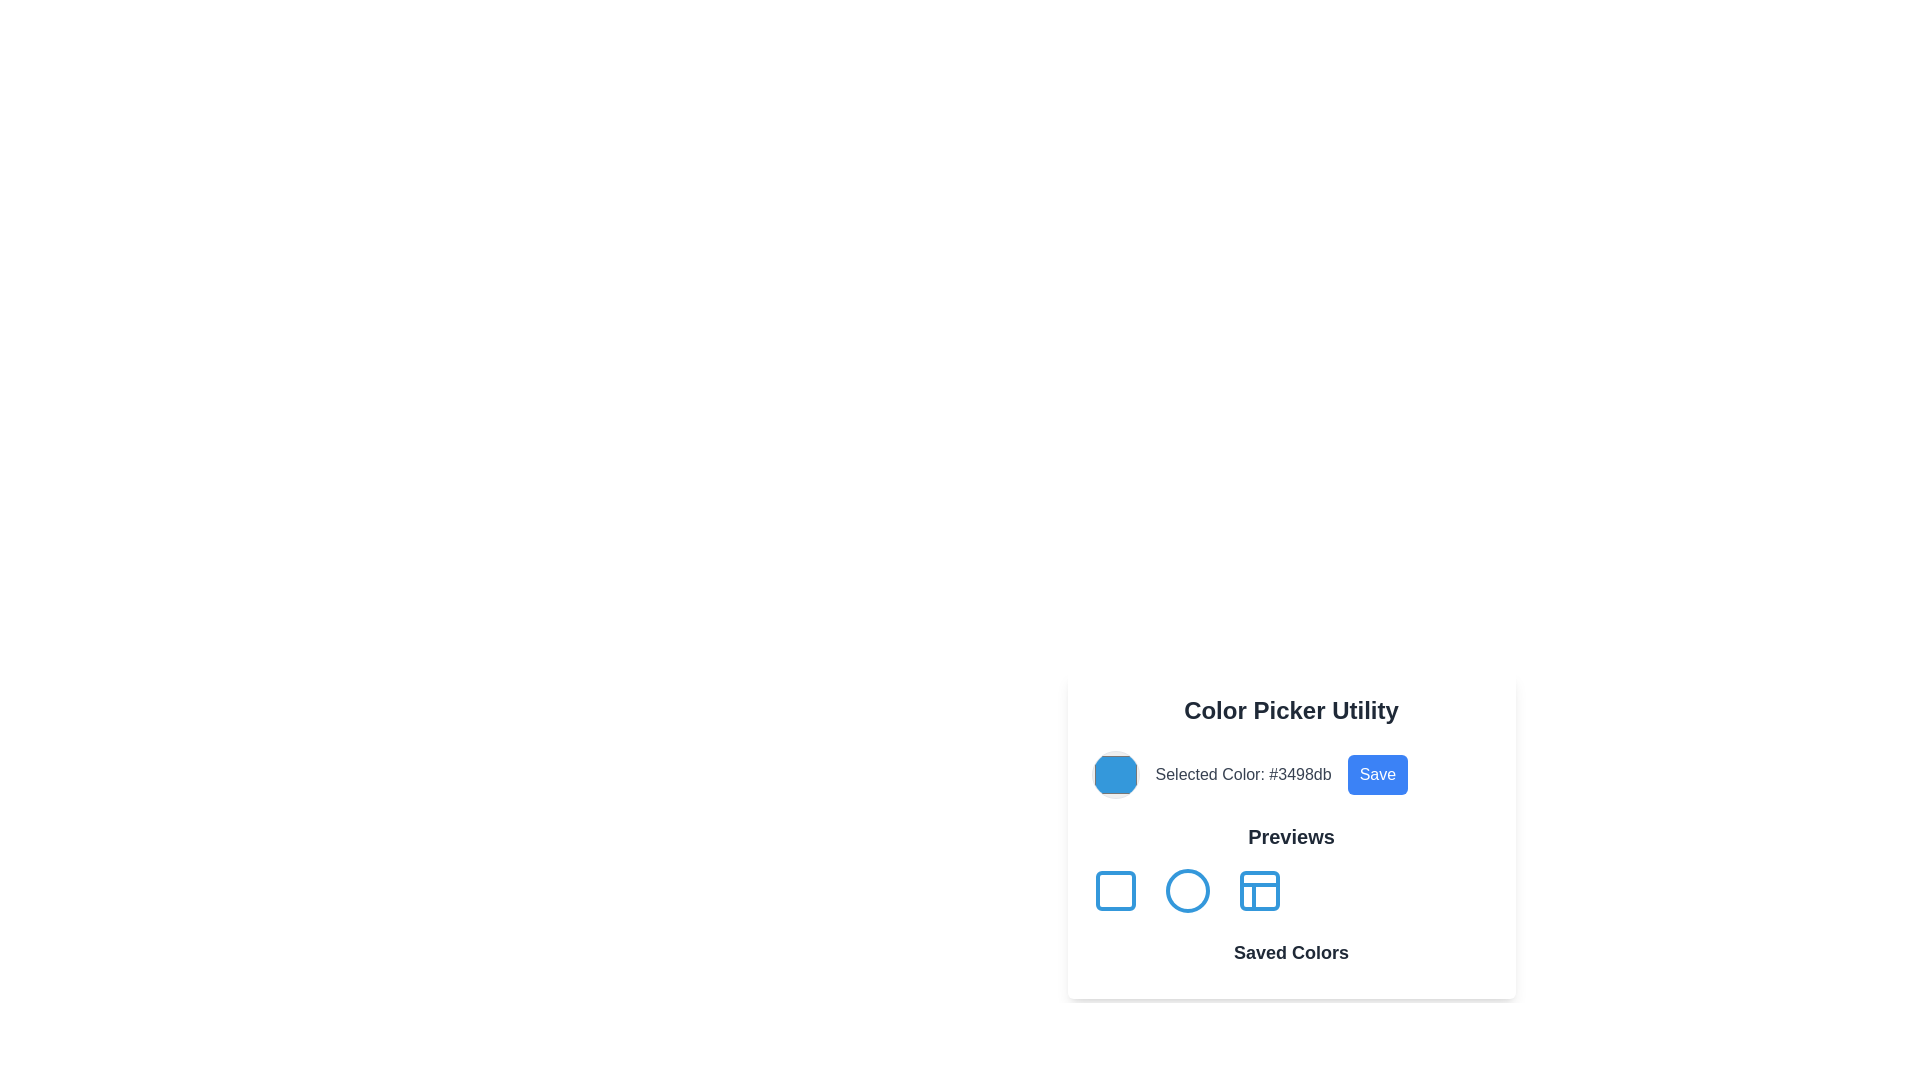 Image resolution: width=1920 pixels, height=1080 pixels. I want to click on the third icon labeled 'Previews', so click(1258, 890).